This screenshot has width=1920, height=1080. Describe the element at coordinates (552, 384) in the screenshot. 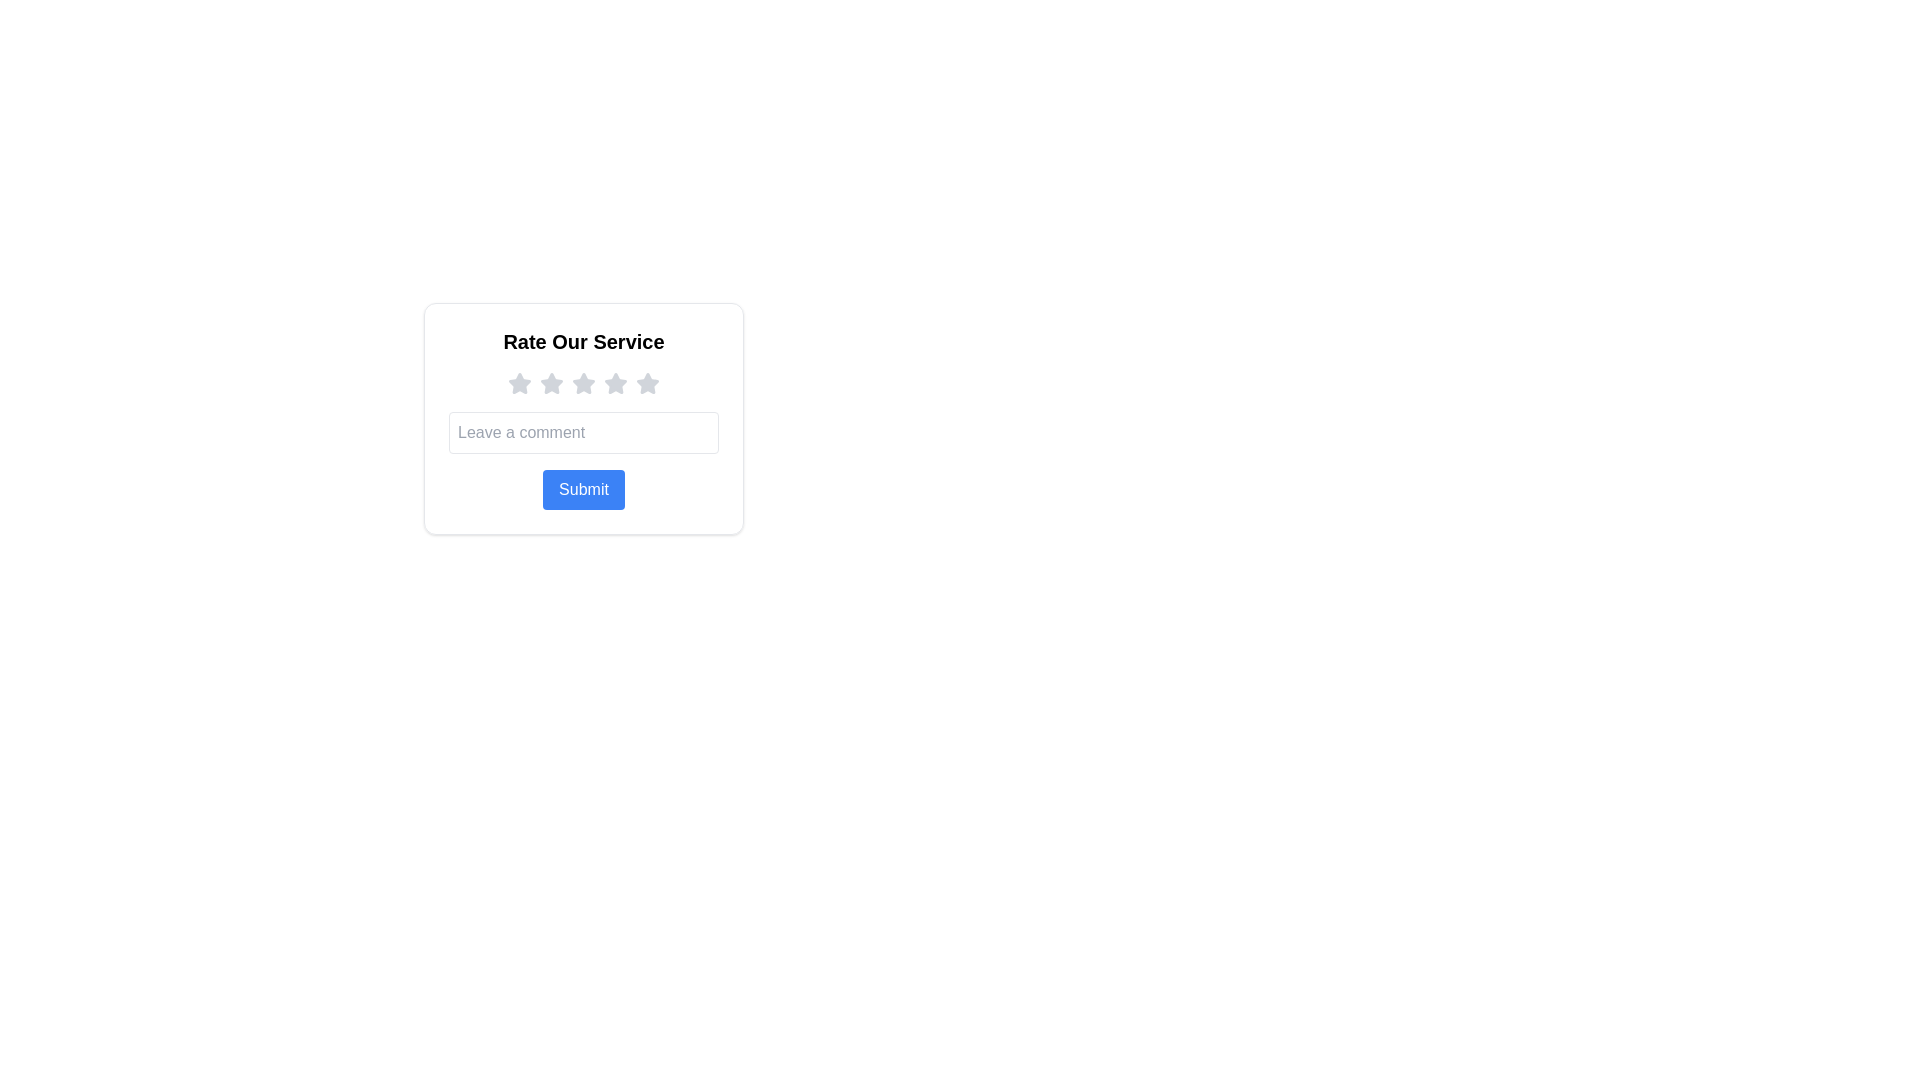

I see `the second star icon` at that location.